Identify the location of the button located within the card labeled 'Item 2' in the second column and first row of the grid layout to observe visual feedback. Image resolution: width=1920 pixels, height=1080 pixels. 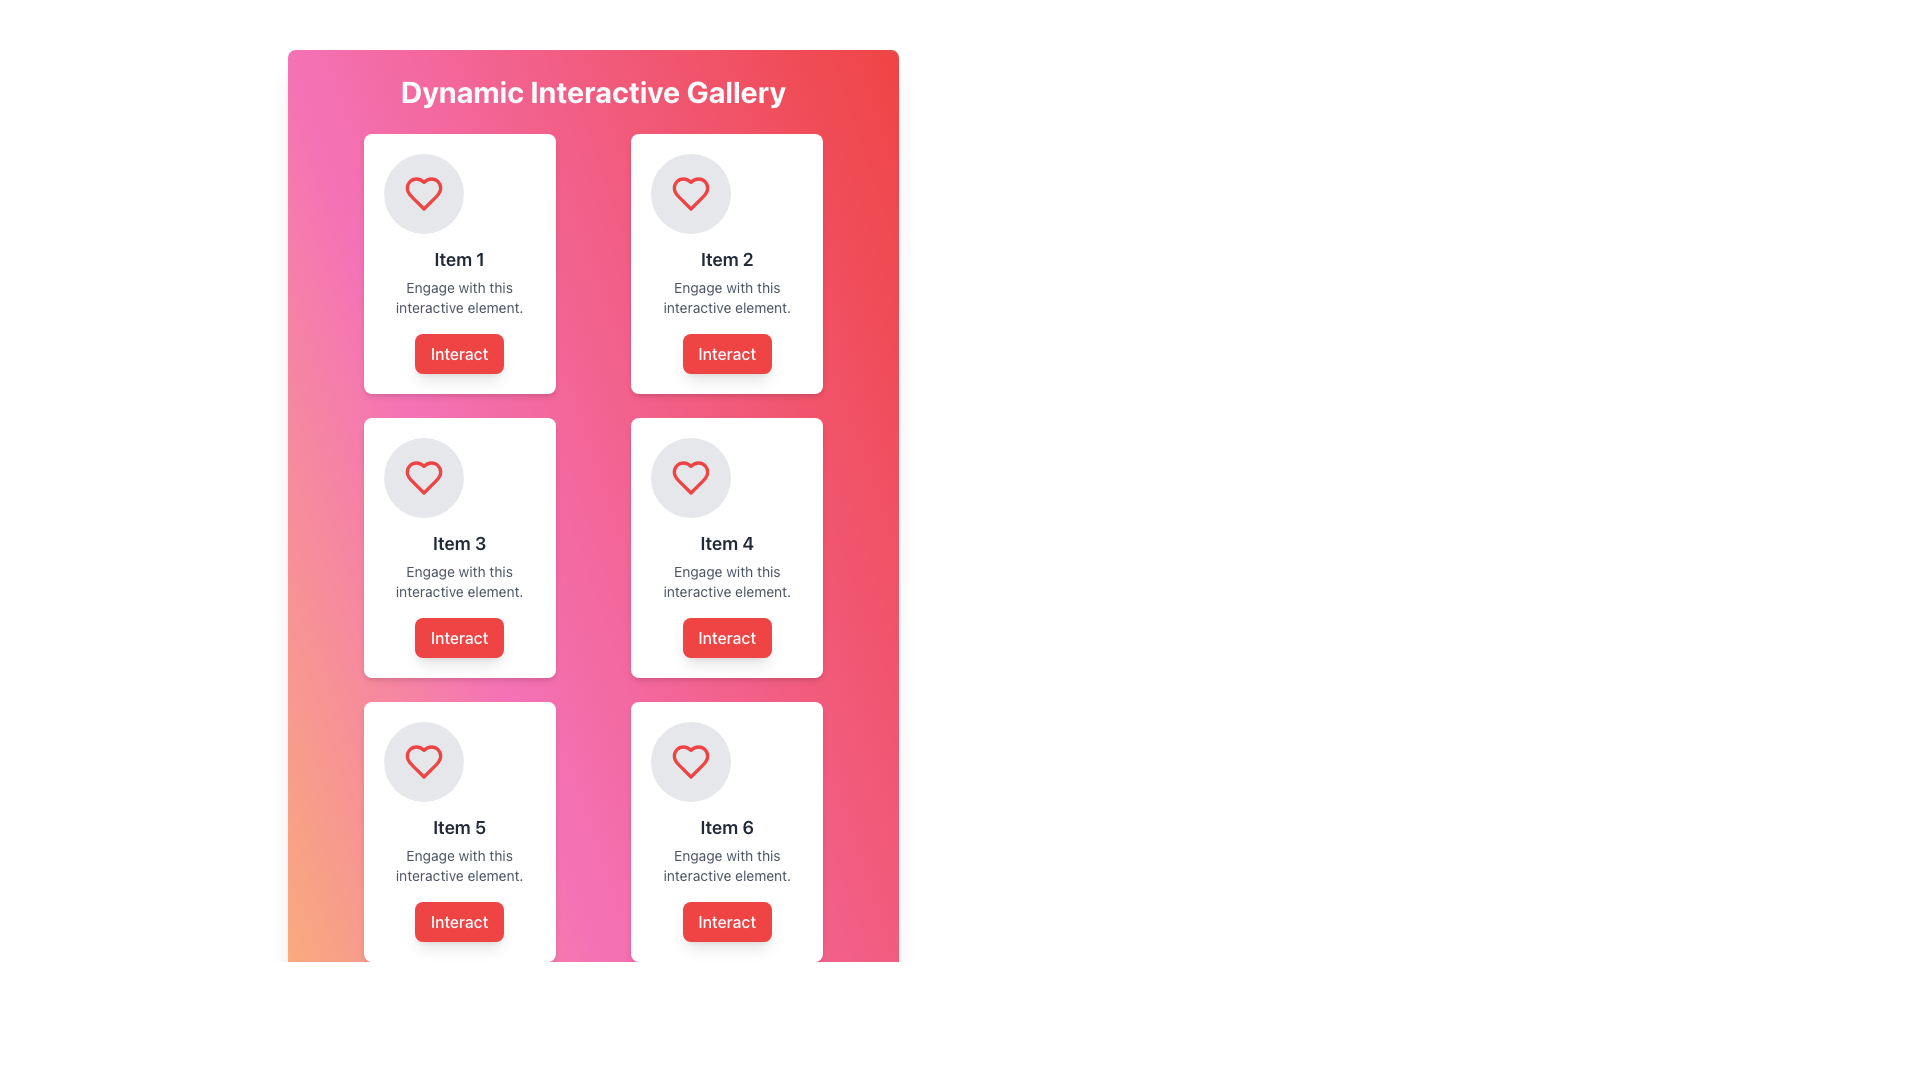
(726, 353).